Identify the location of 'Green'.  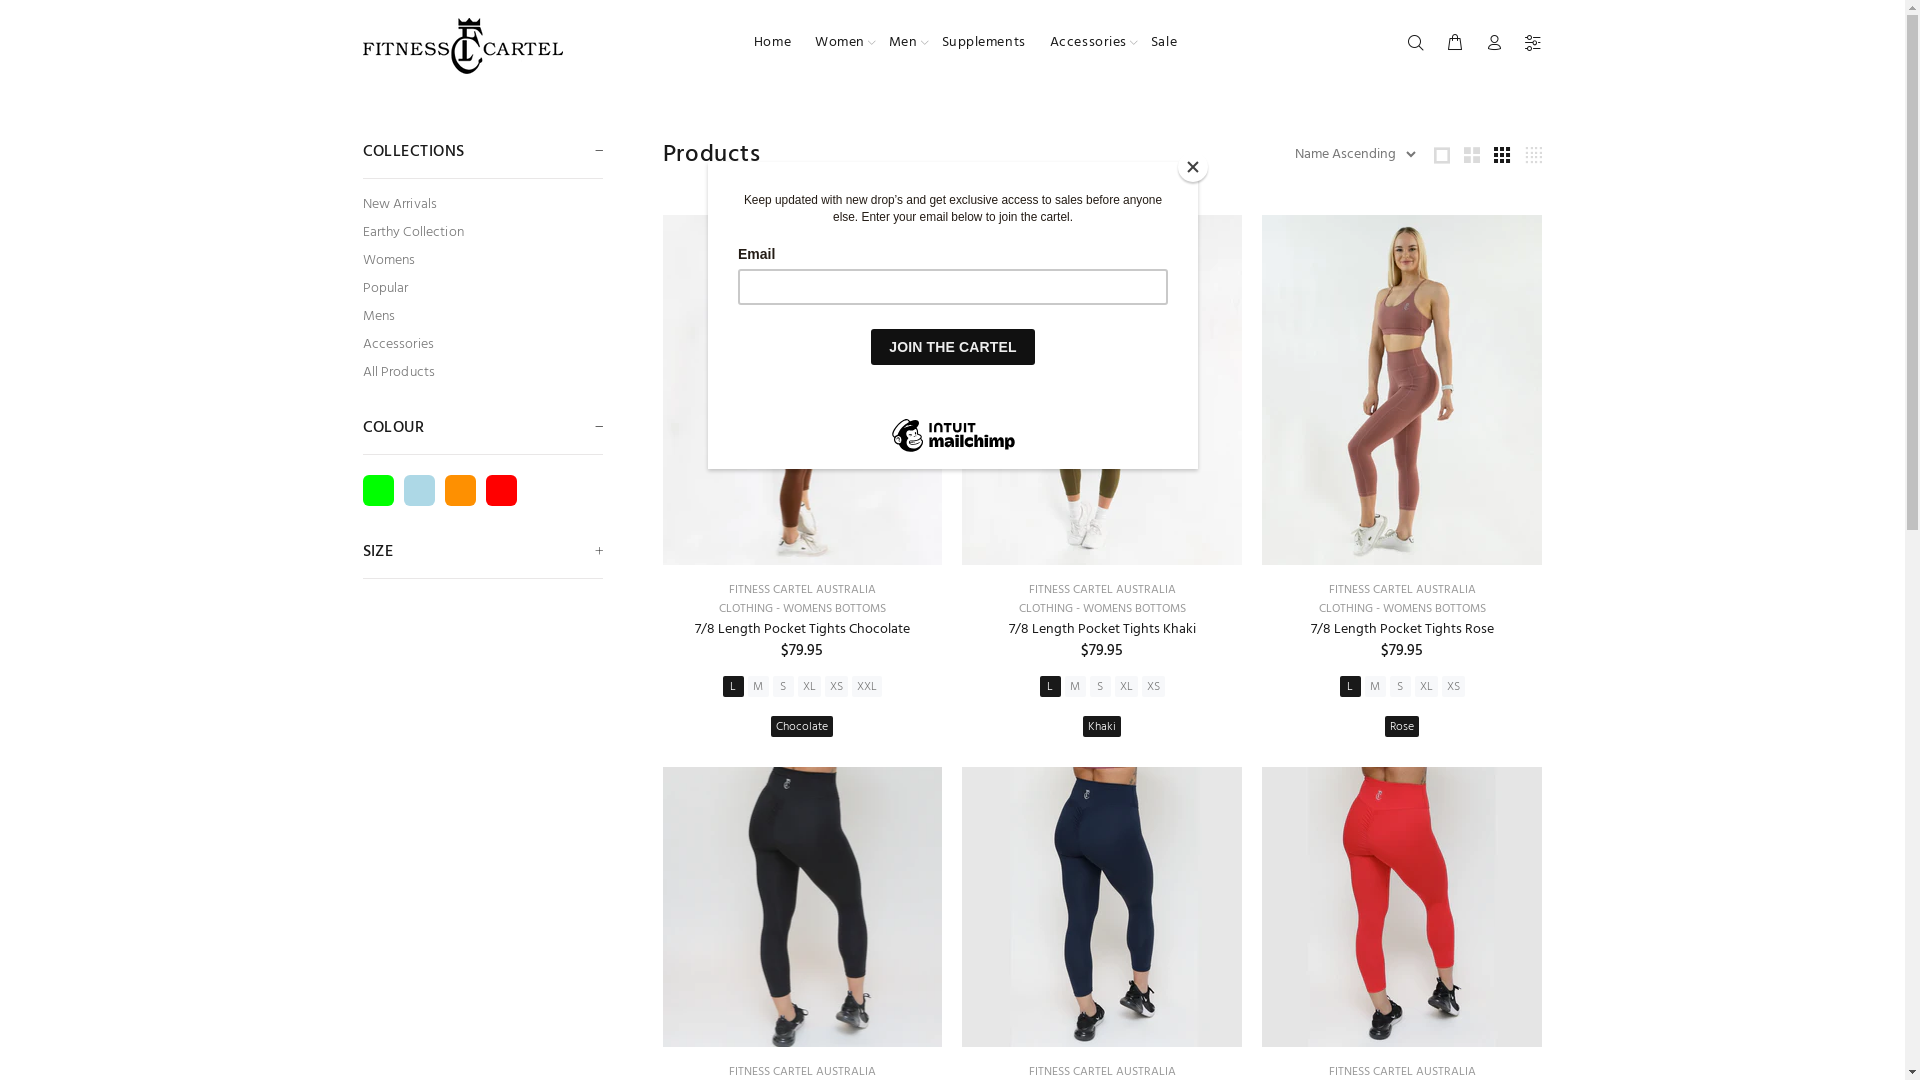
(377, 490).